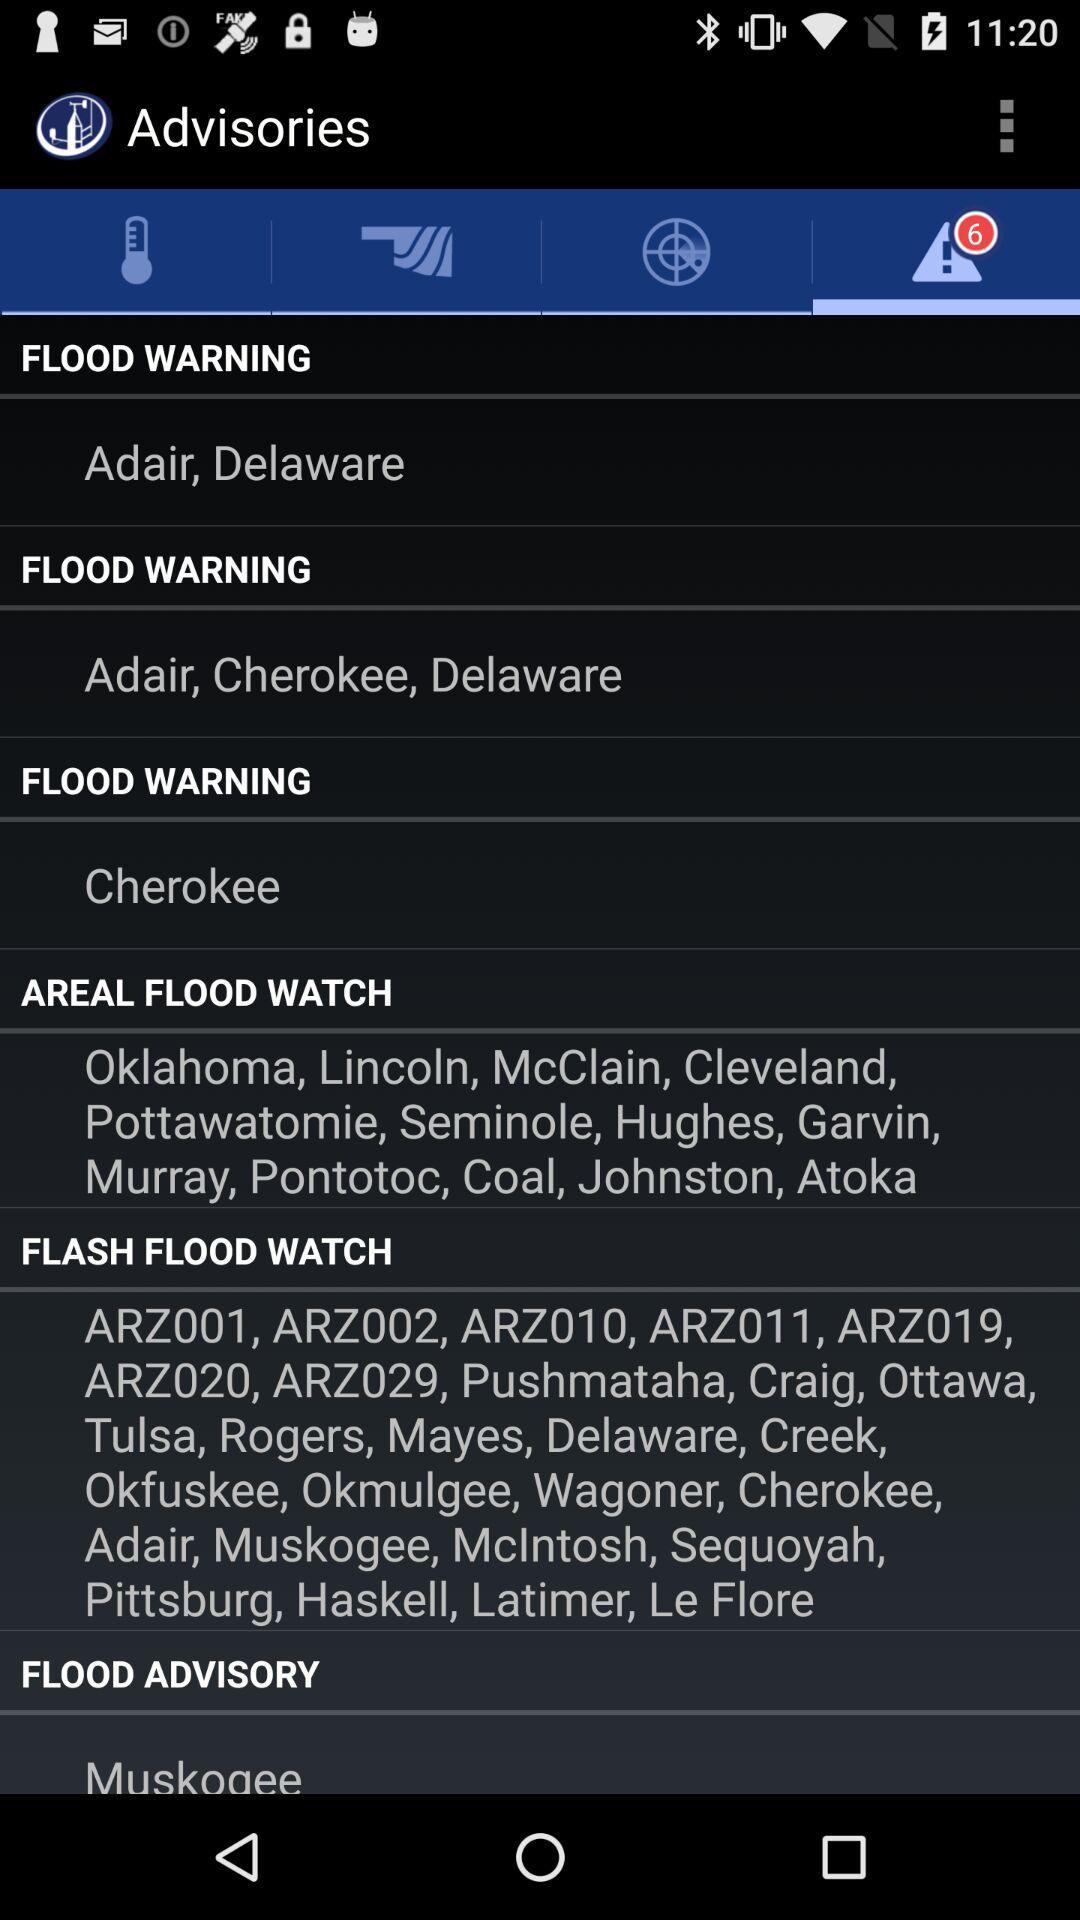 This screenshot has height=1920, width=1080. Describe the element at coordinates (540, 1460) in the screenshot. I see `app above flood advisory app` at that location.